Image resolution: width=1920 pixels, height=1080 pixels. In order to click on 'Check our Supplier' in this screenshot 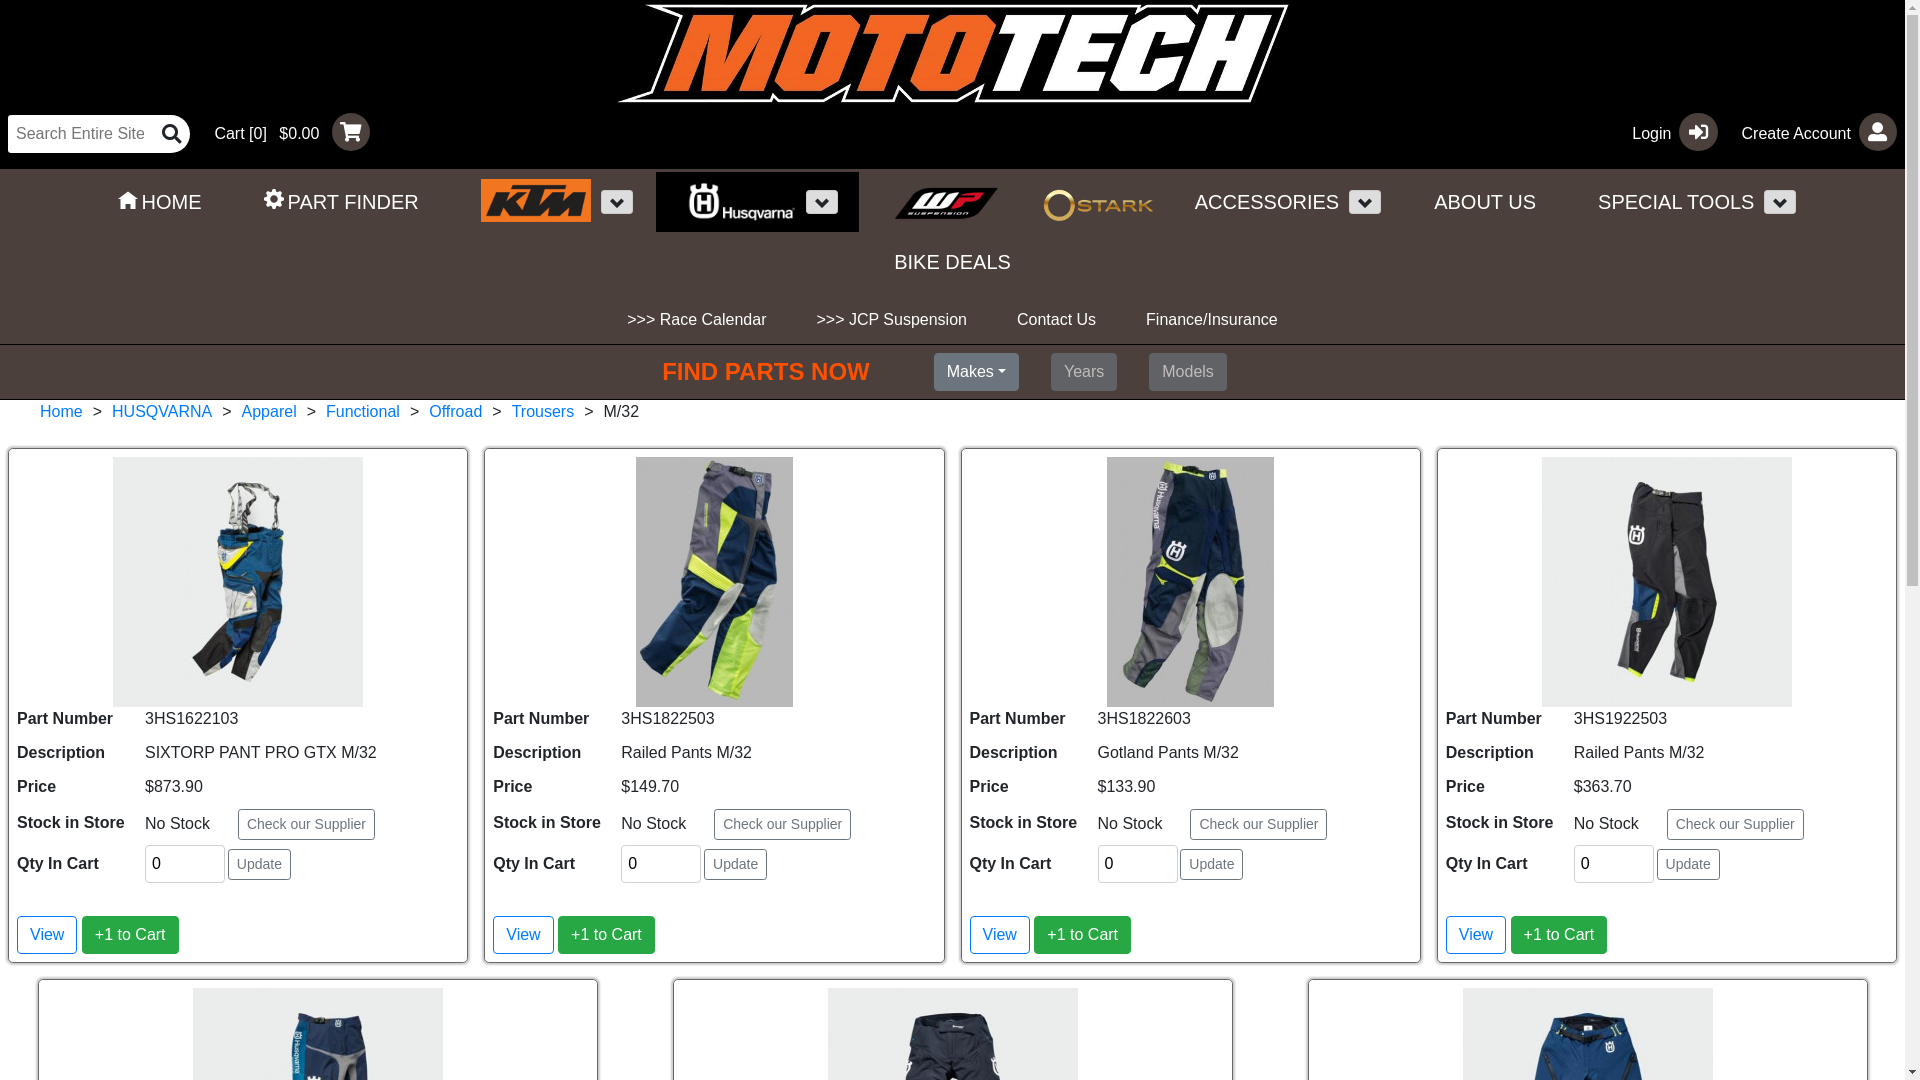, I will do `click(305, 824)`.